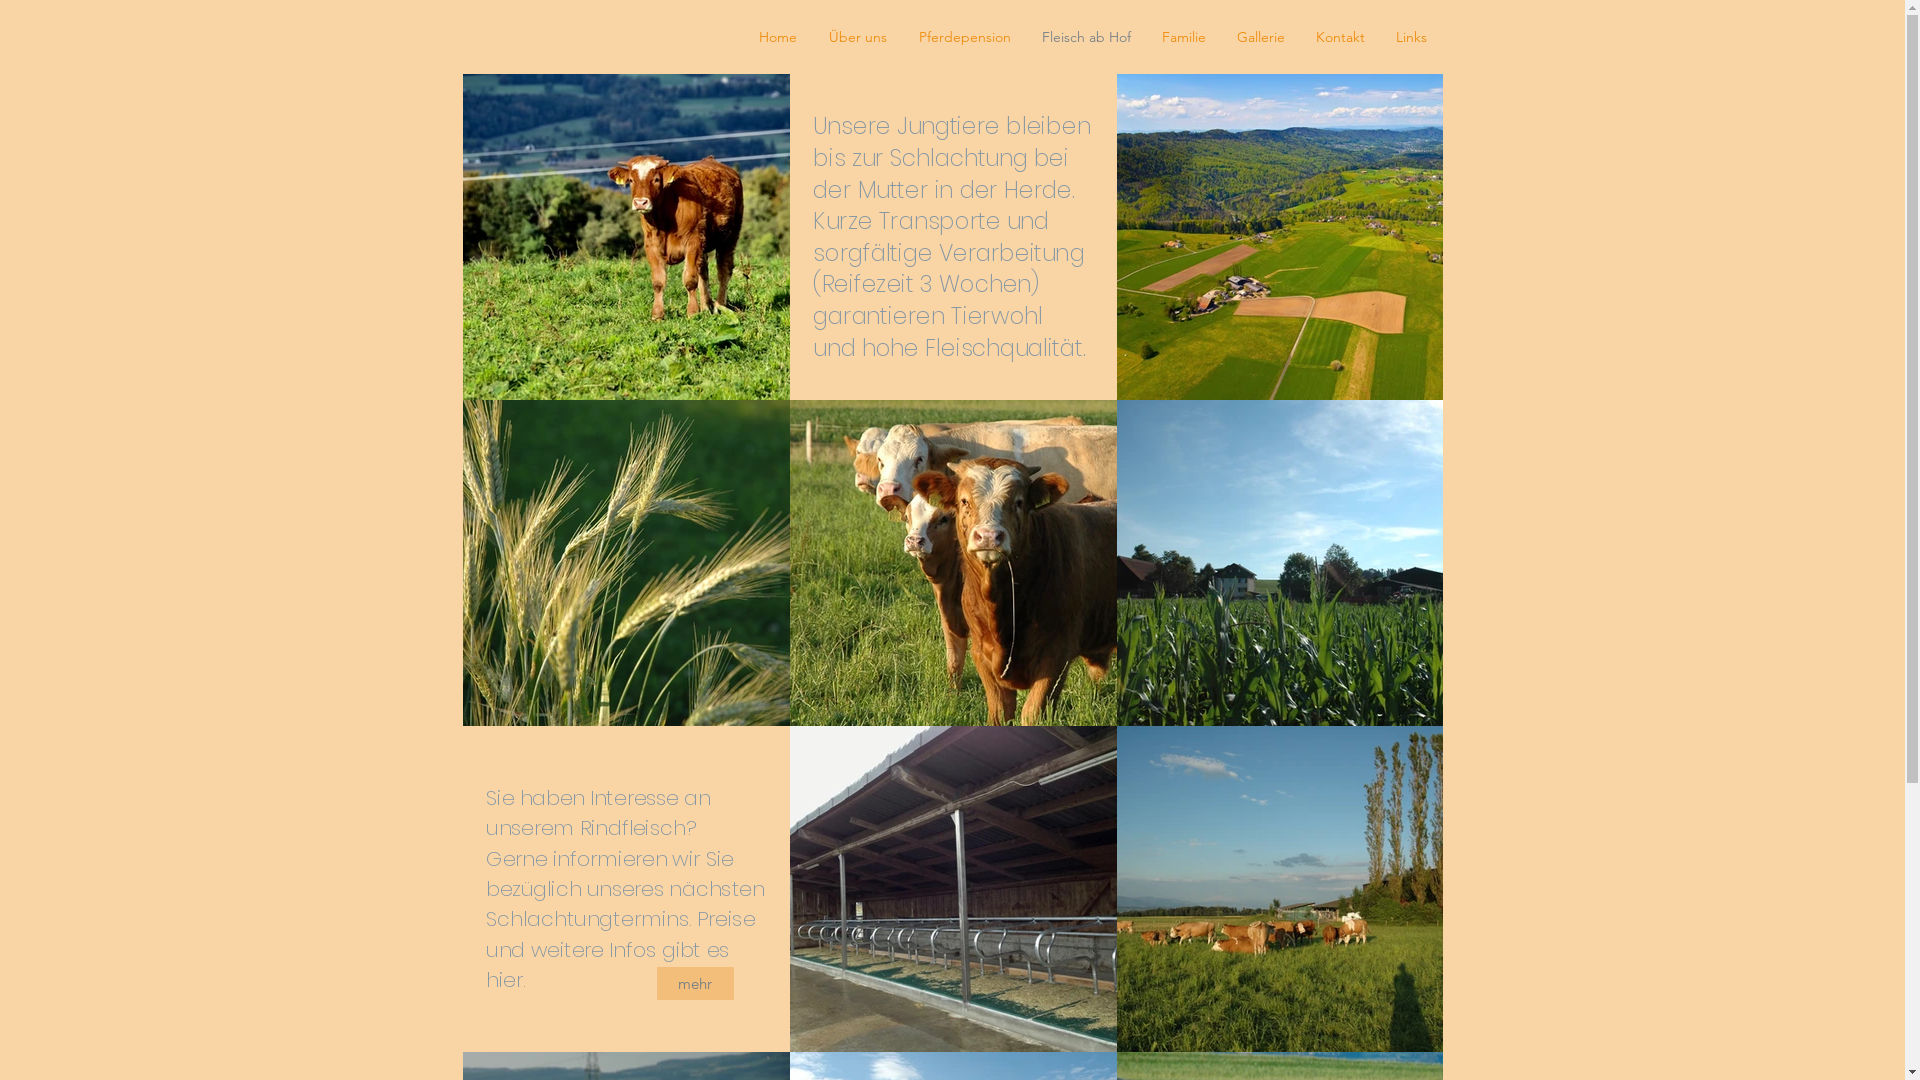 This screenshot has width=1920, height=1080. I want to click on 'Gallerie', so click(1260, 37).